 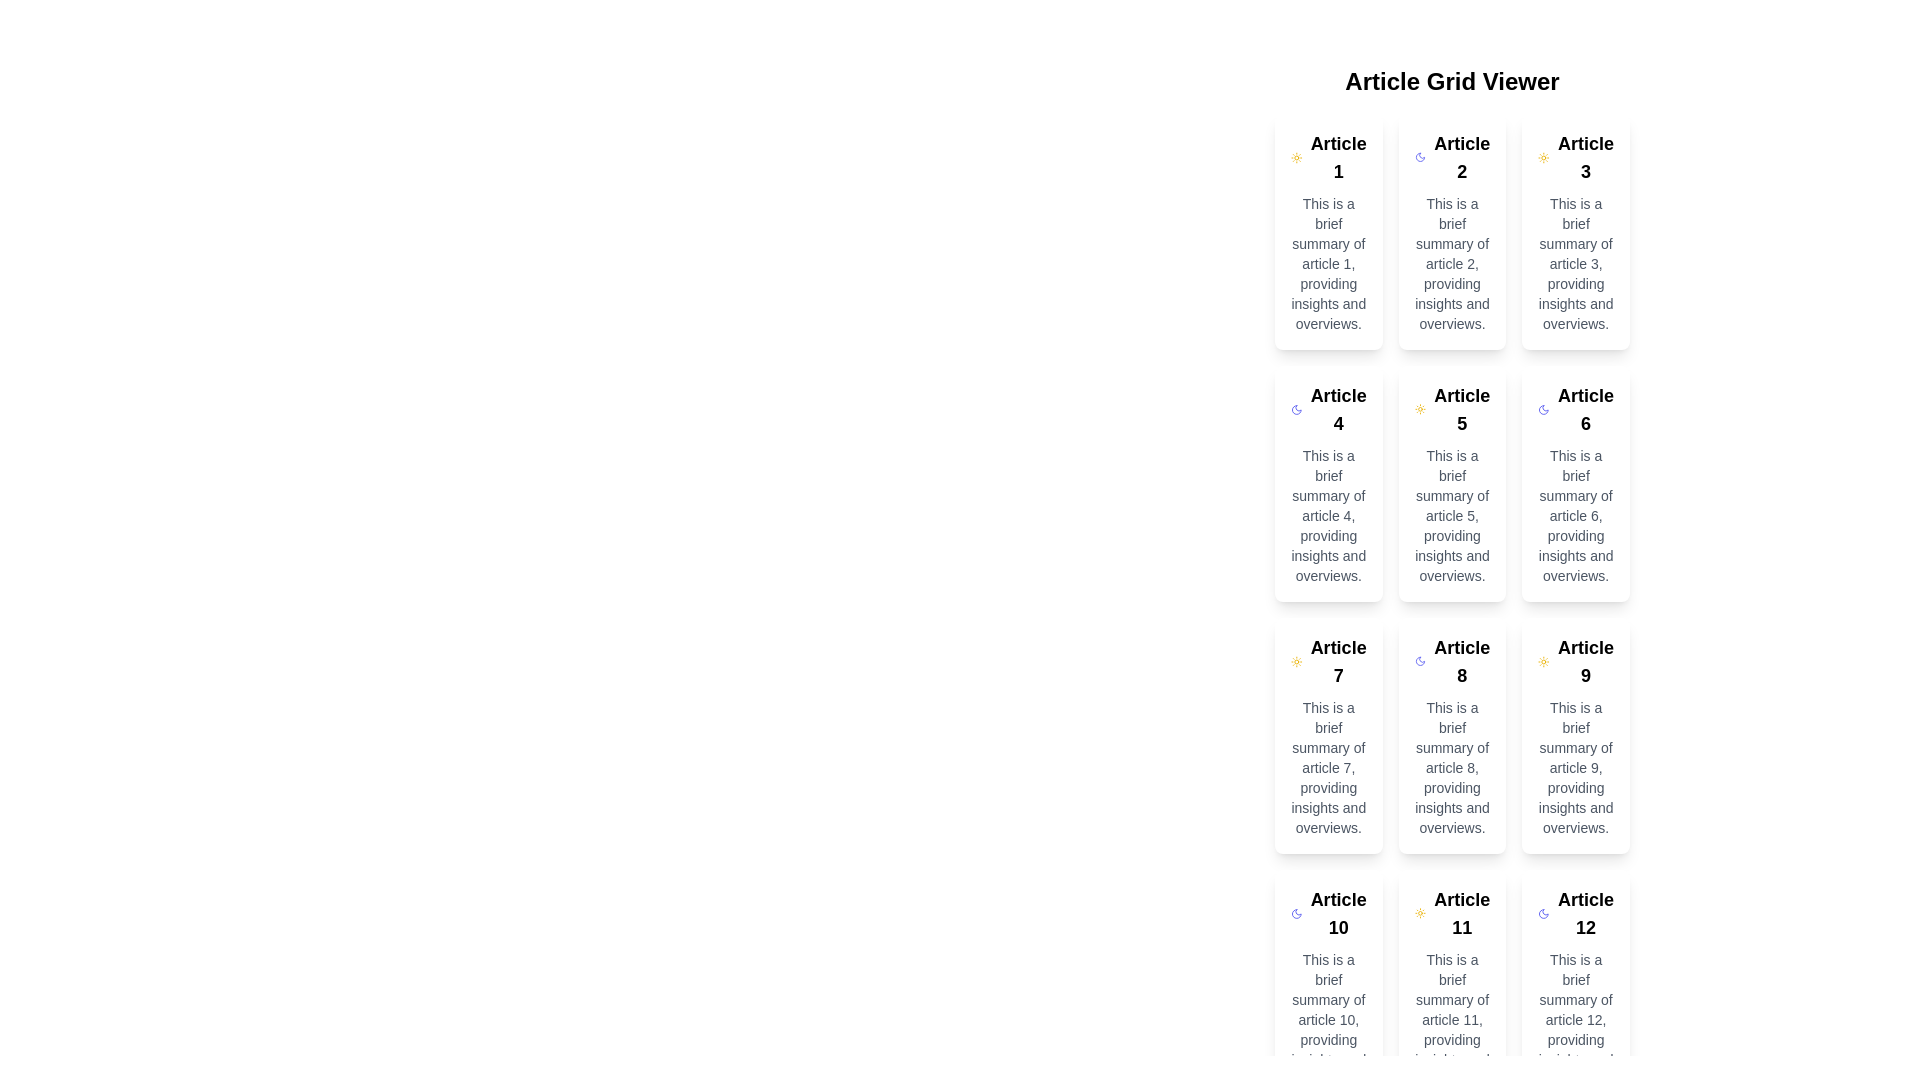 What do you see at coordinates (1452, 736) in the screenshot?
I see `the article overview card located in the second column of the third row of the grid layout, which provides insights into the article's content` at bounding box center [1452, 736].